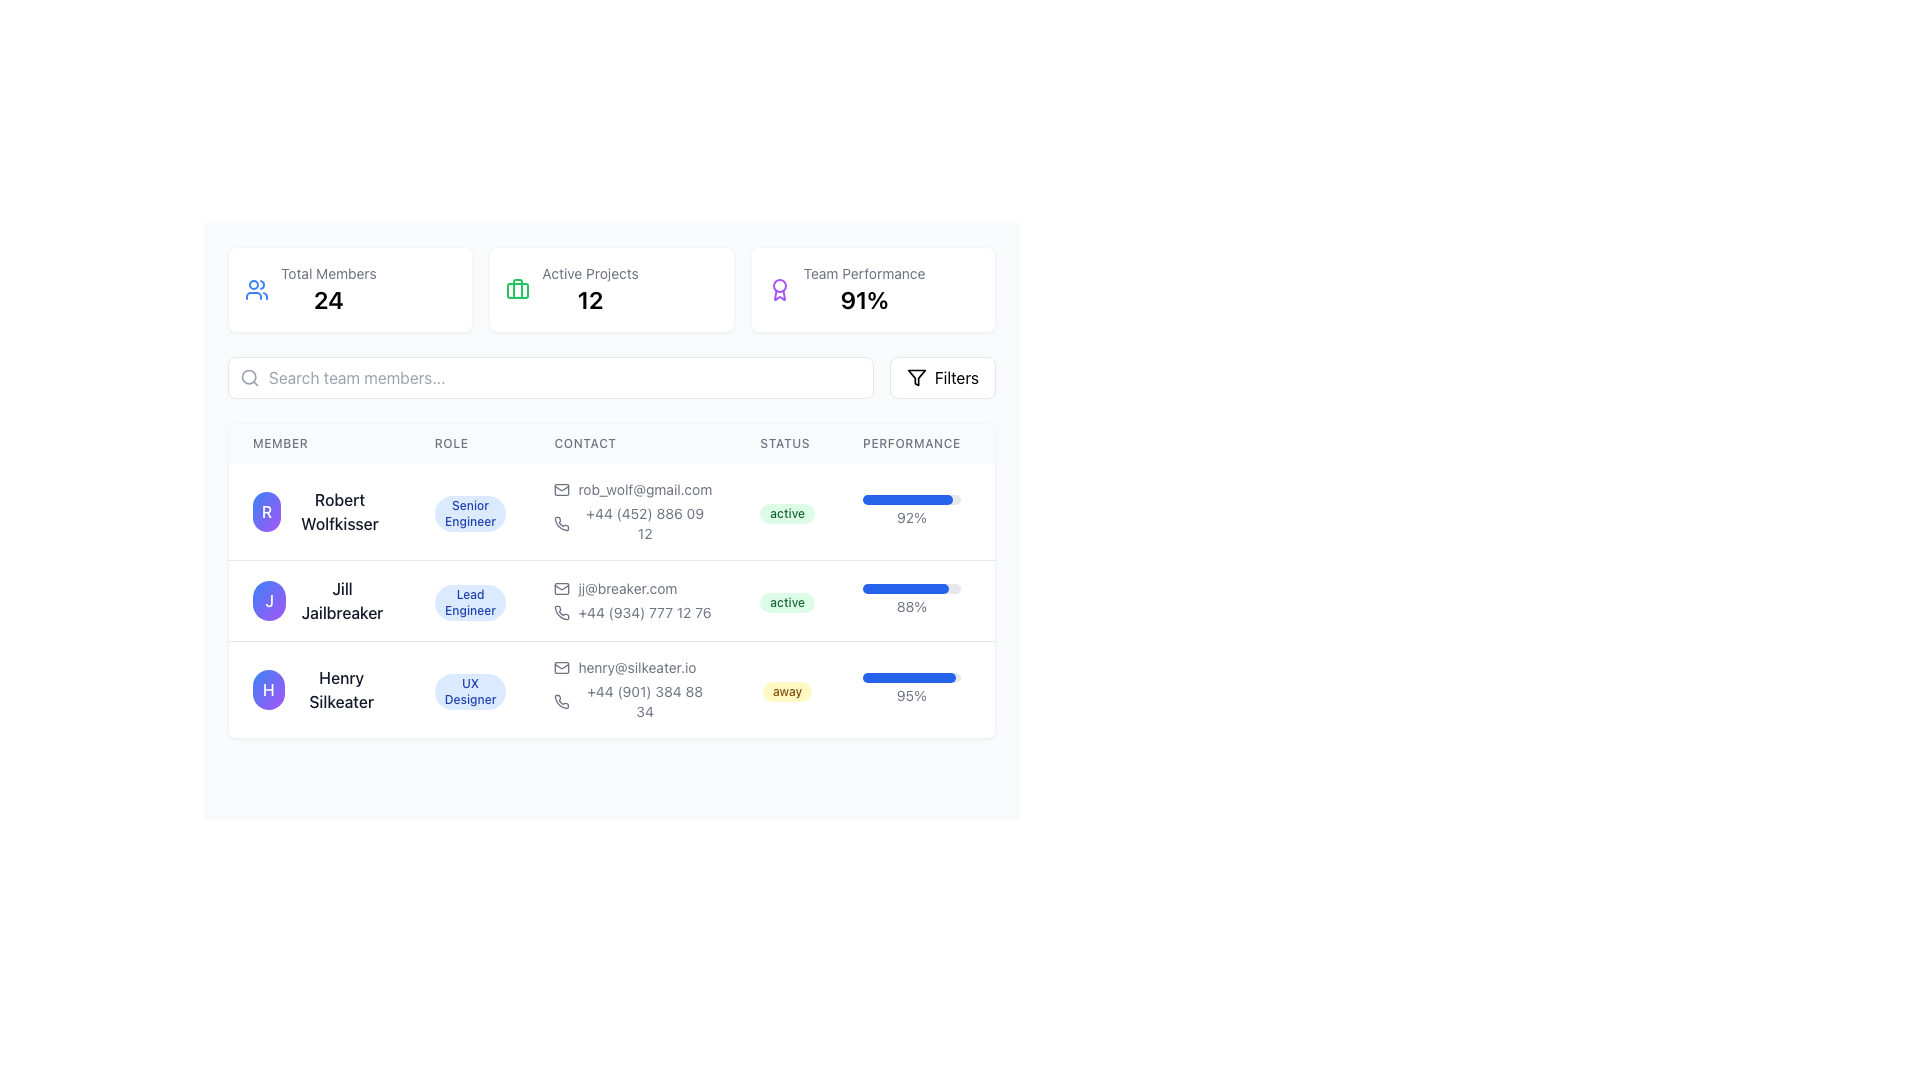 This screenshot has height=1080, width=1920. What do you see at coordinates (589, 300) in the screenshot?
I see `the Text Display that shows the numeric text '12' beneath the label 'Active Projects'` at bounding box center [589, 300].